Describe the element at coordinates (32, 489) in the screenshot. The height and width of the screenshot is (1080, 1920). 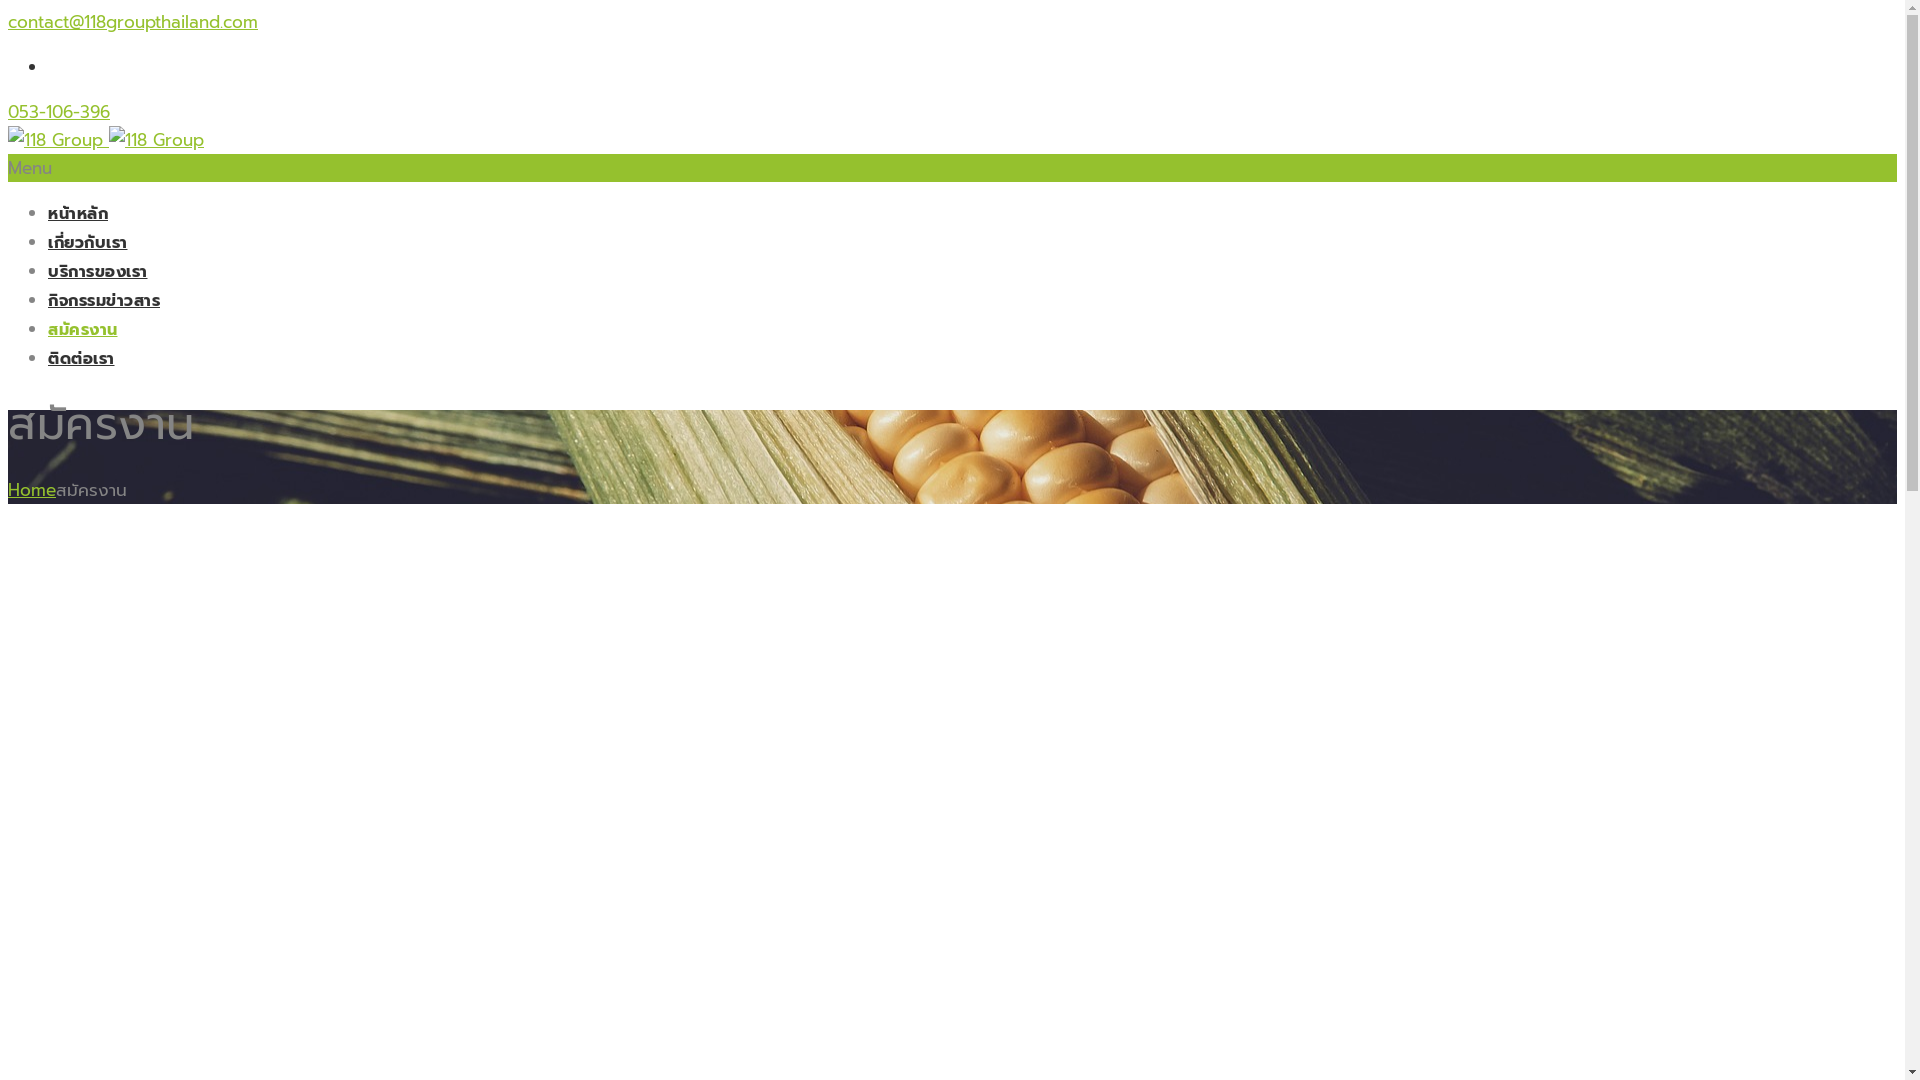
I see `'Home'` at that location.